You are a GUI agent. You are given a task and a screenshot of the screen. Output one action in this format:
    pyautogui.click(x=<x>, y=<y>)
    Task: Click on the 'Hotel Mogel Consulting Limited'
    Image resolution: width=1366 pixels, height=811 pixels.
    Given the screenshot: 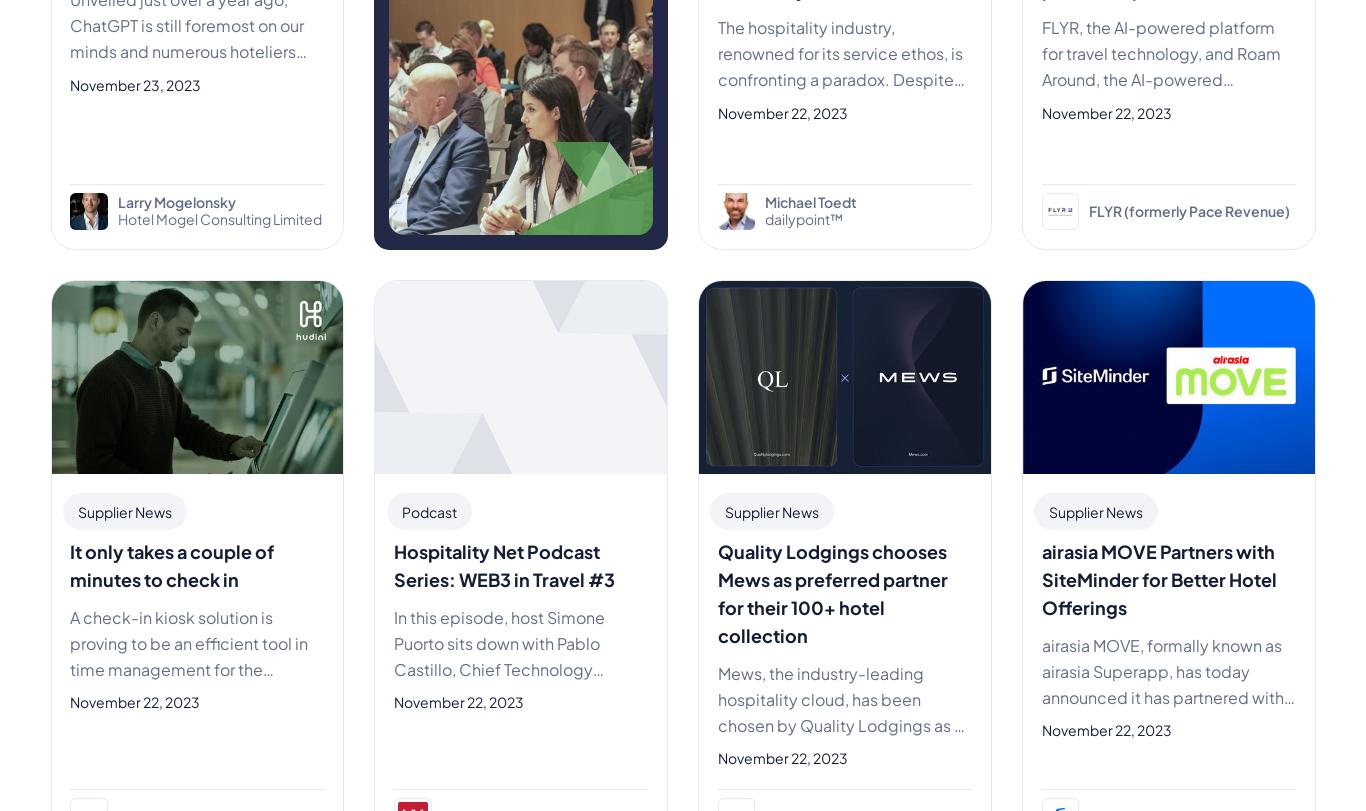 What is the action you would take?
    pyautogui.click(x=217, y=218)
    